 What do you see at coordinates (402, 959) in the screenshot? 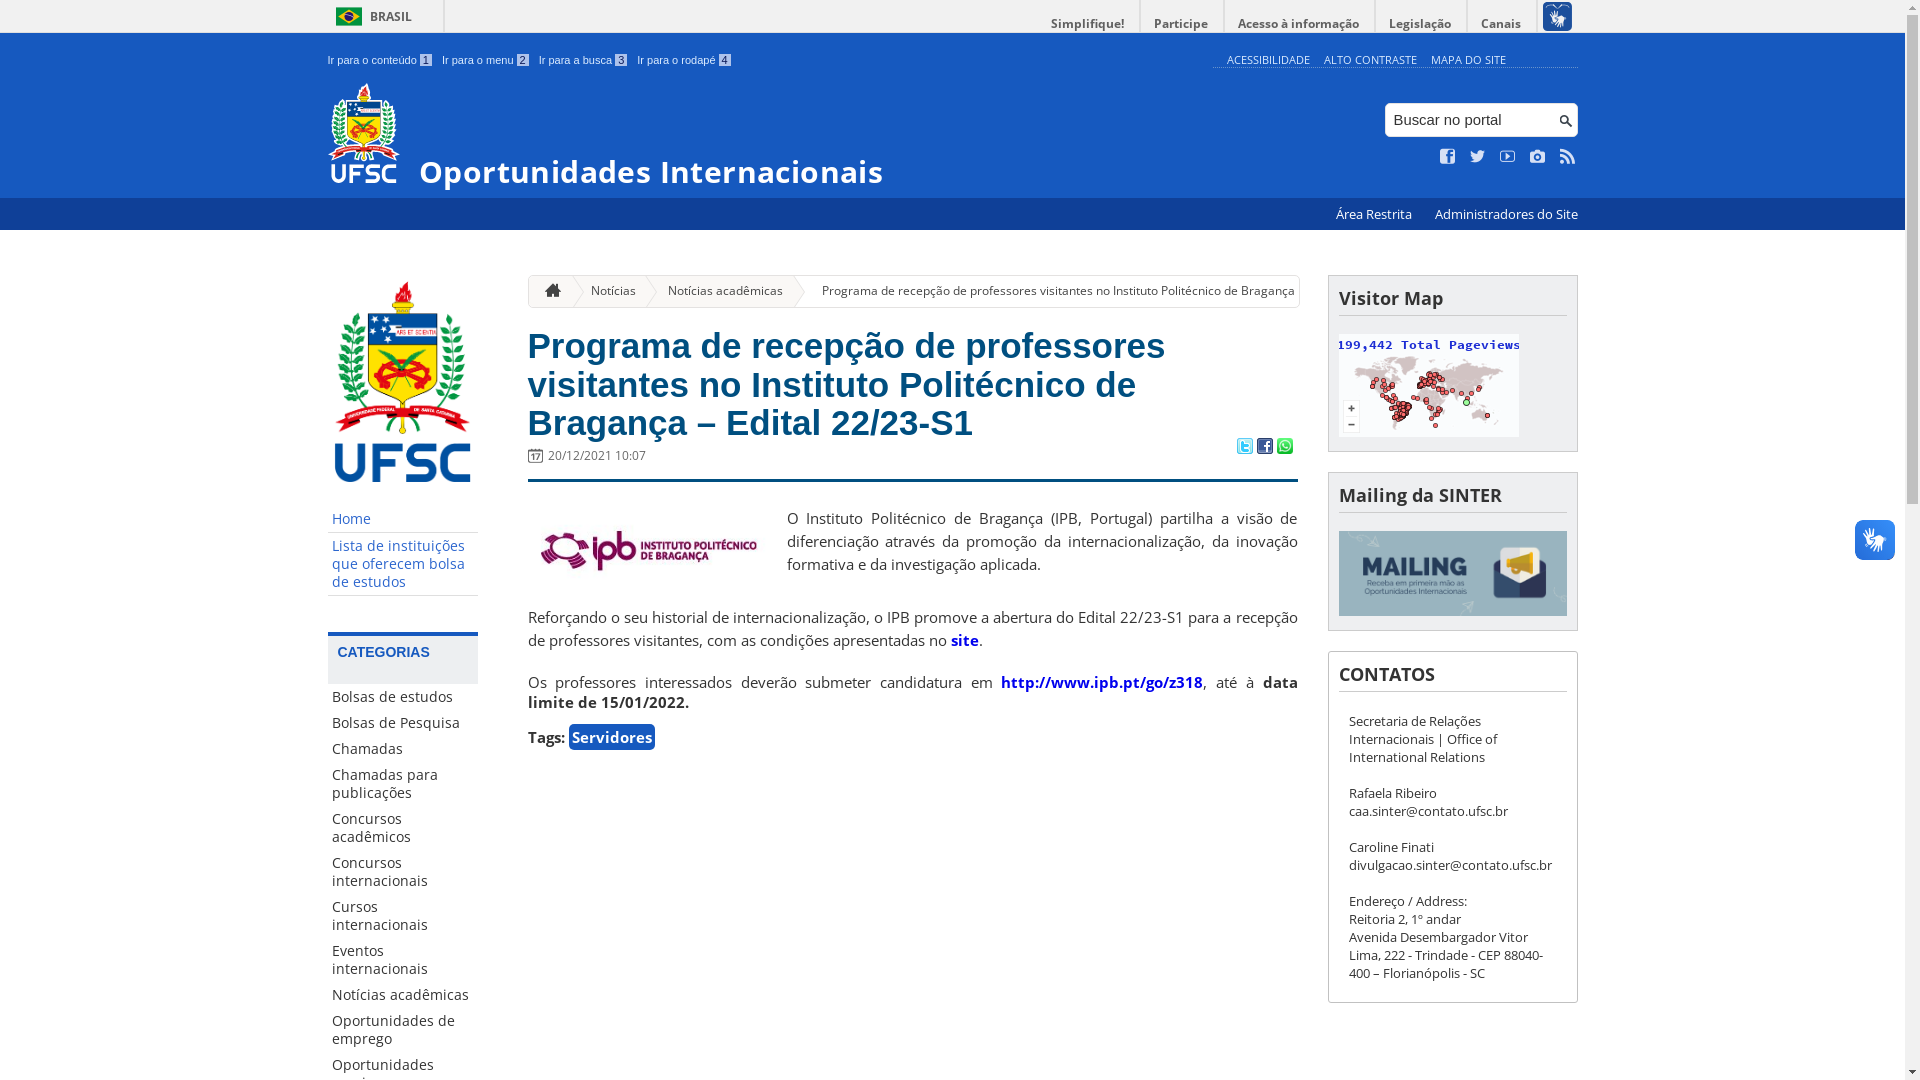
I see `'Eventos internacionais'` at bounding box center [402, 959].